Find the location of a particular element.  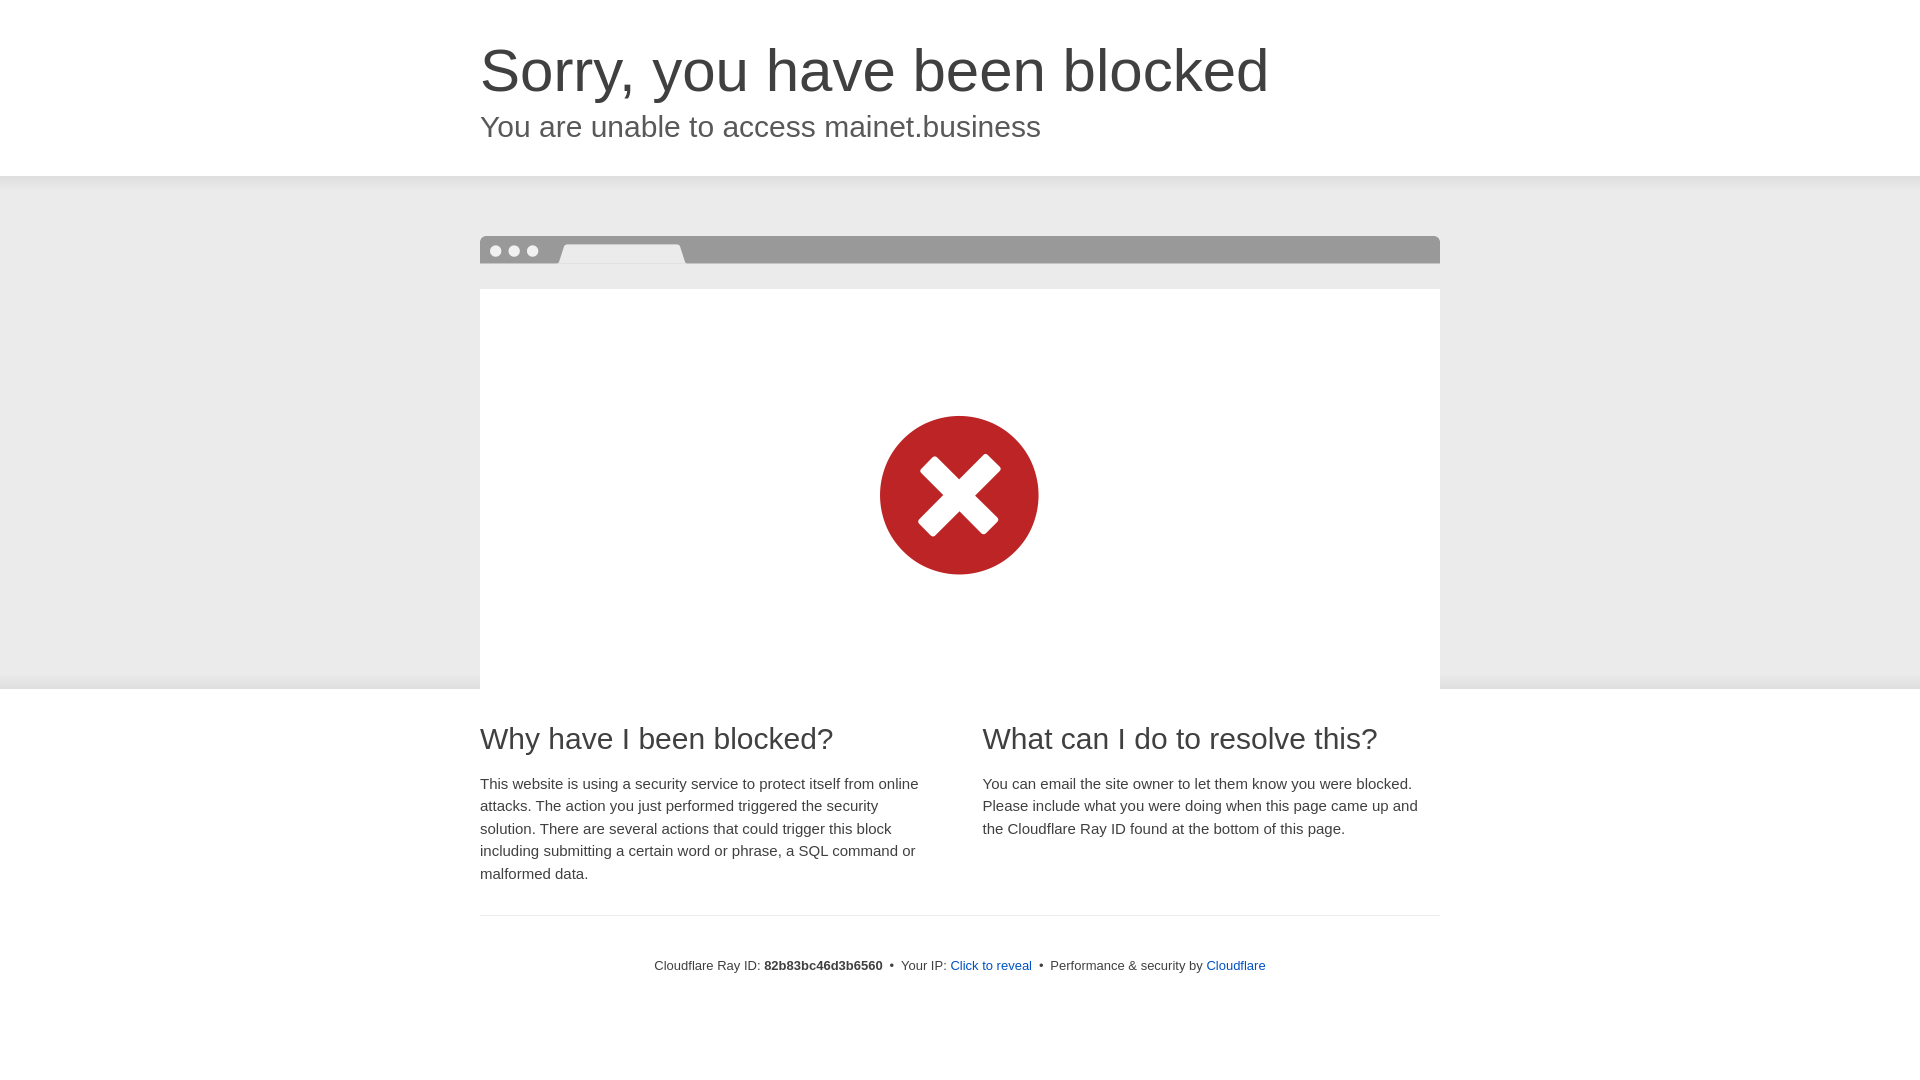

'Click to reveal' is located at coordinates (990, 964).